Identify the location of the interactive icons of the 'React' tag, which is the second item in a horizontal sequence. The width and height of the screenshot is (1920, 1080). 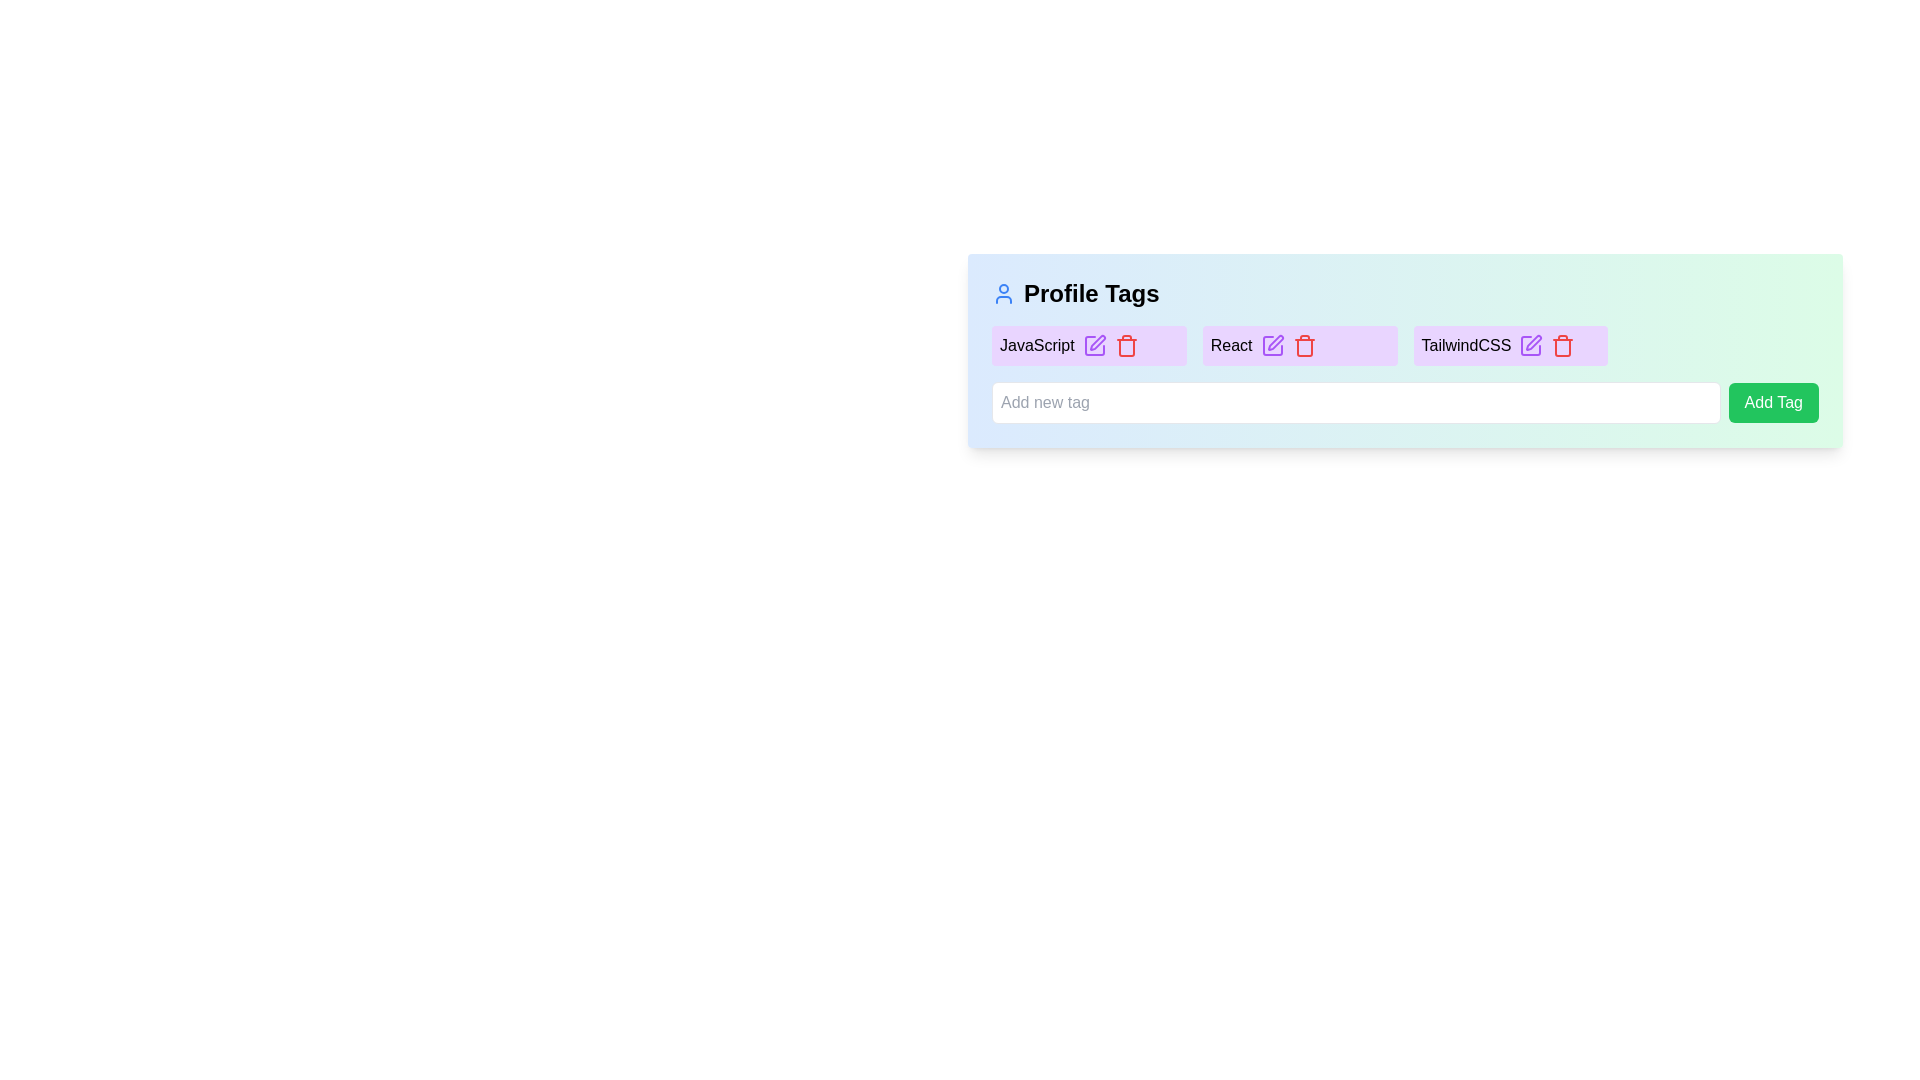
(1300, 345).